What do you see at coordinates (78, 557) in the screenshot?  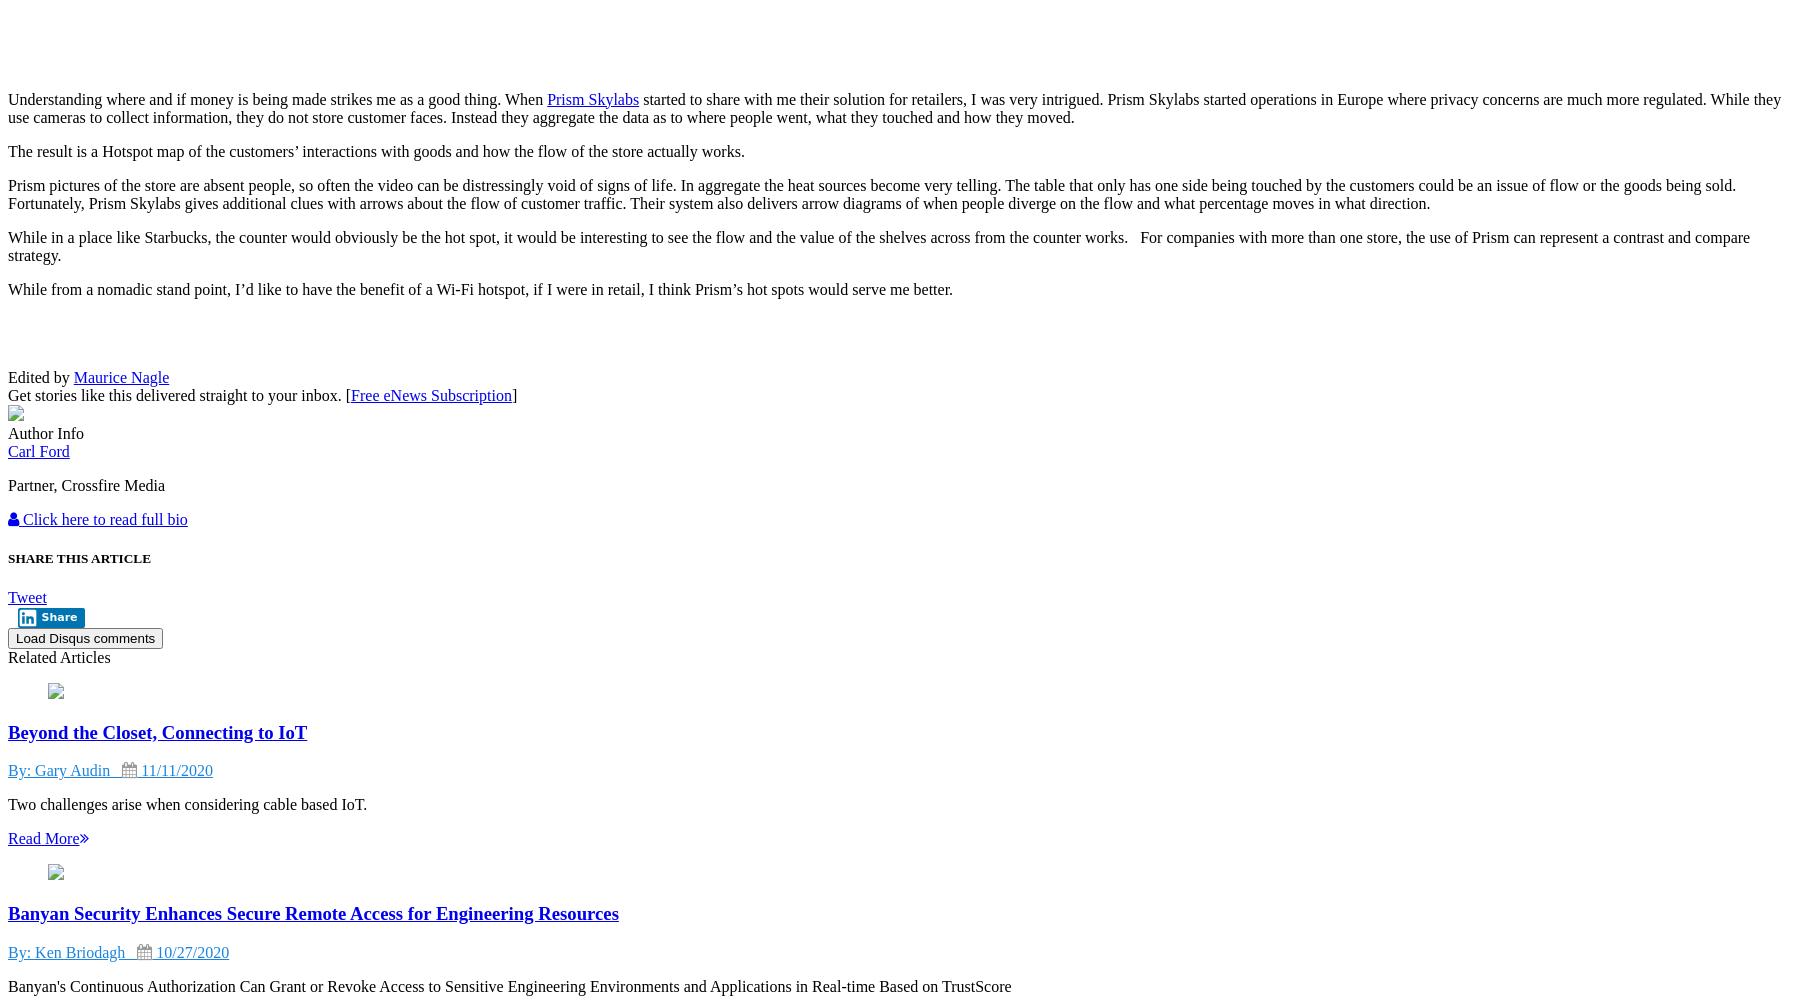 I see `'SHARE THIS ARTICLE'` at bounding box center [78, 557].